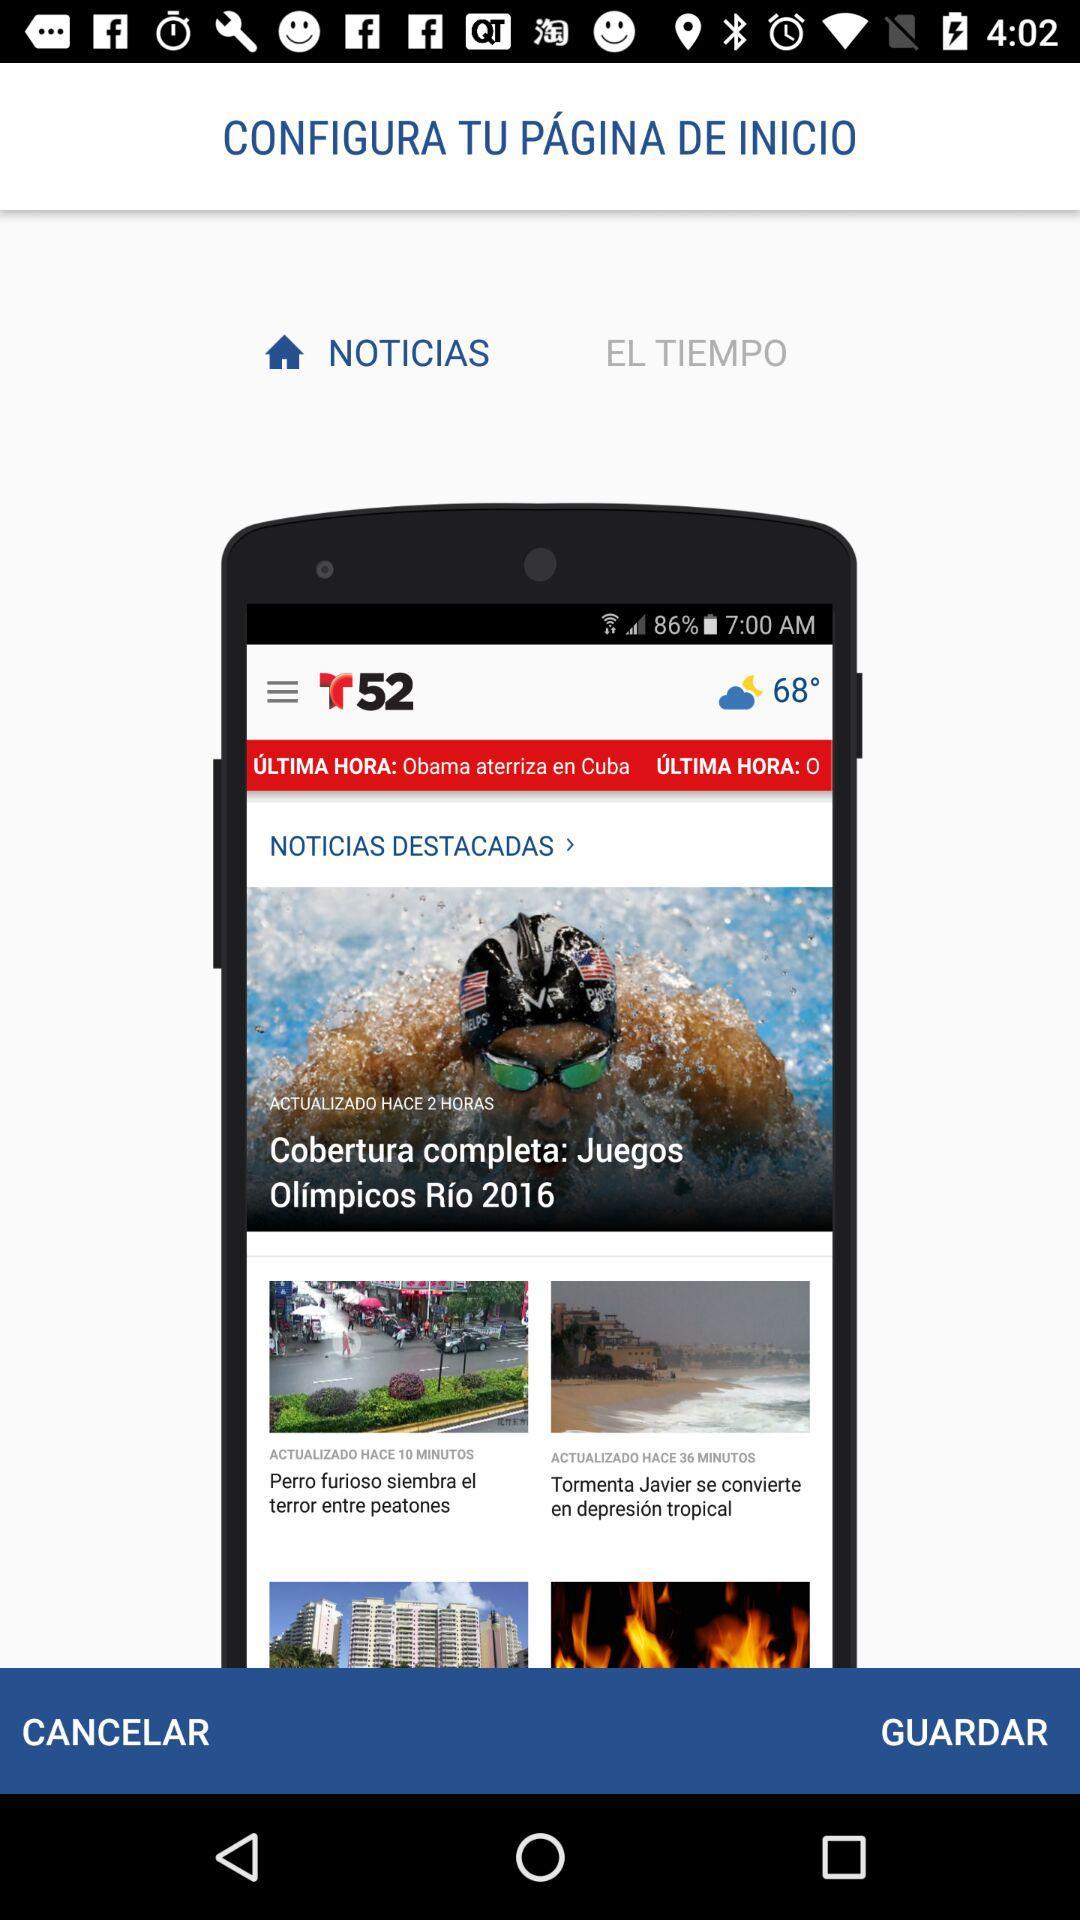 This screenshot has height=1920, width=1080. What do you see at coordinates (115, 1730) in the screenshot?
I see `the cancelar` at bounding box center [115, 1730].